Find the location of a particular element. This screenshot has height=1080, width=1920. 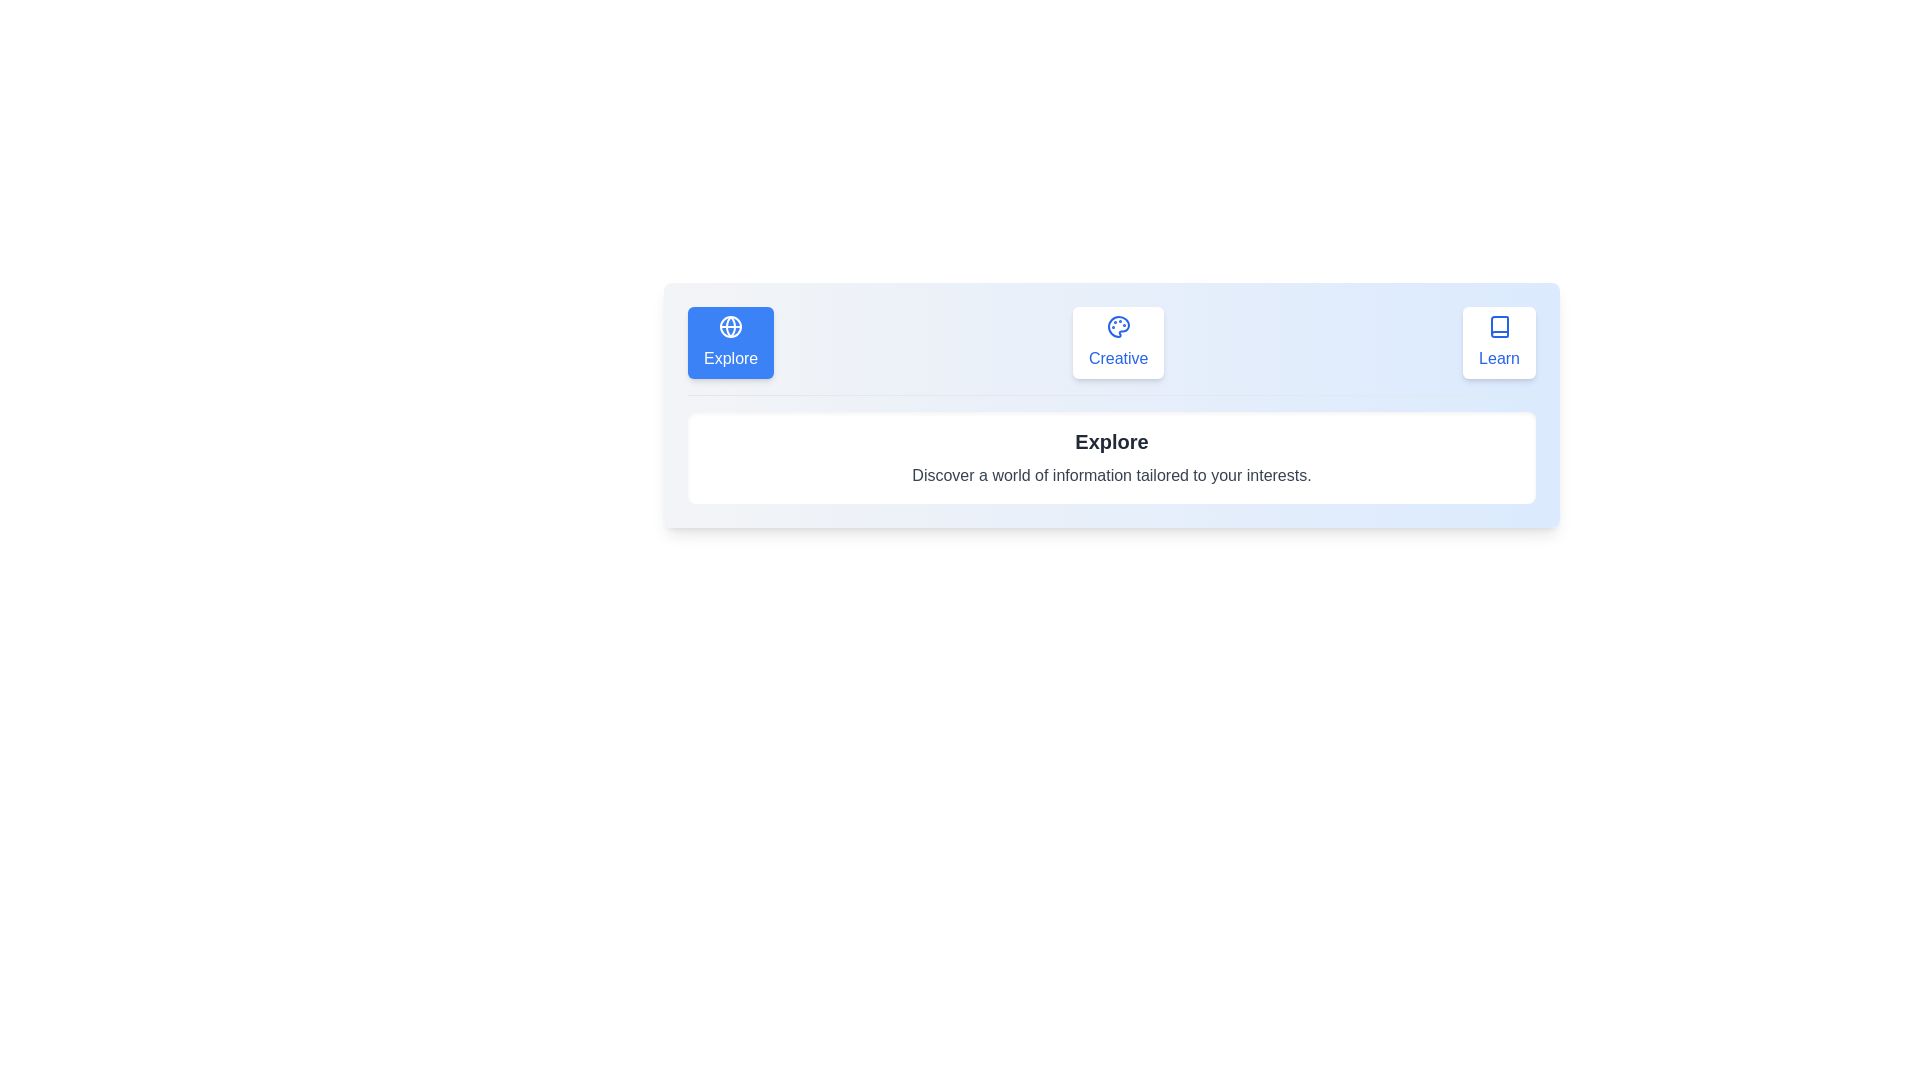

the icon of the tab labeled Creative is located at coordinates (1117, 342).